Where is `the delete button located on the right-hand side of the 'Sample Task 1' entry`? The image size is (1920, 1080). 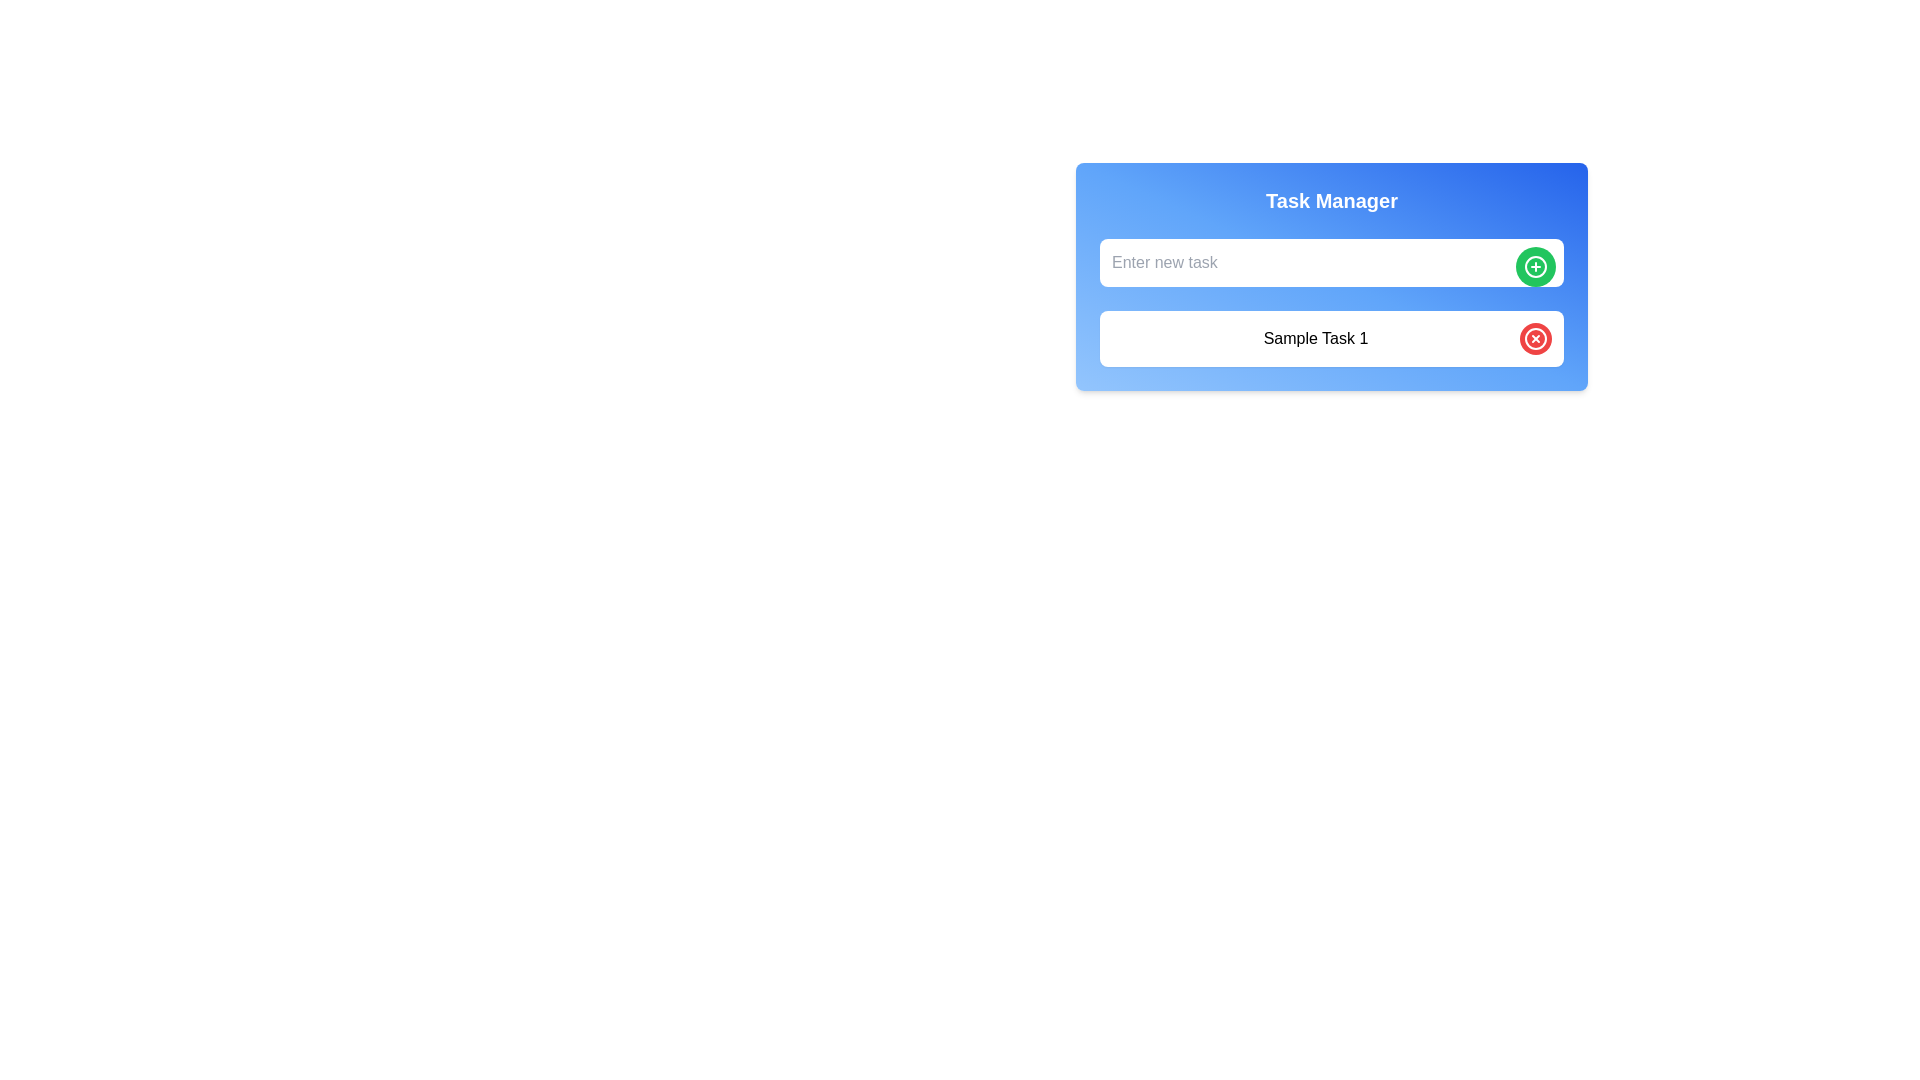 the delete button located on the right-hand side of the 'Sample Task 1' entry is located at coordinates (1535, 338).